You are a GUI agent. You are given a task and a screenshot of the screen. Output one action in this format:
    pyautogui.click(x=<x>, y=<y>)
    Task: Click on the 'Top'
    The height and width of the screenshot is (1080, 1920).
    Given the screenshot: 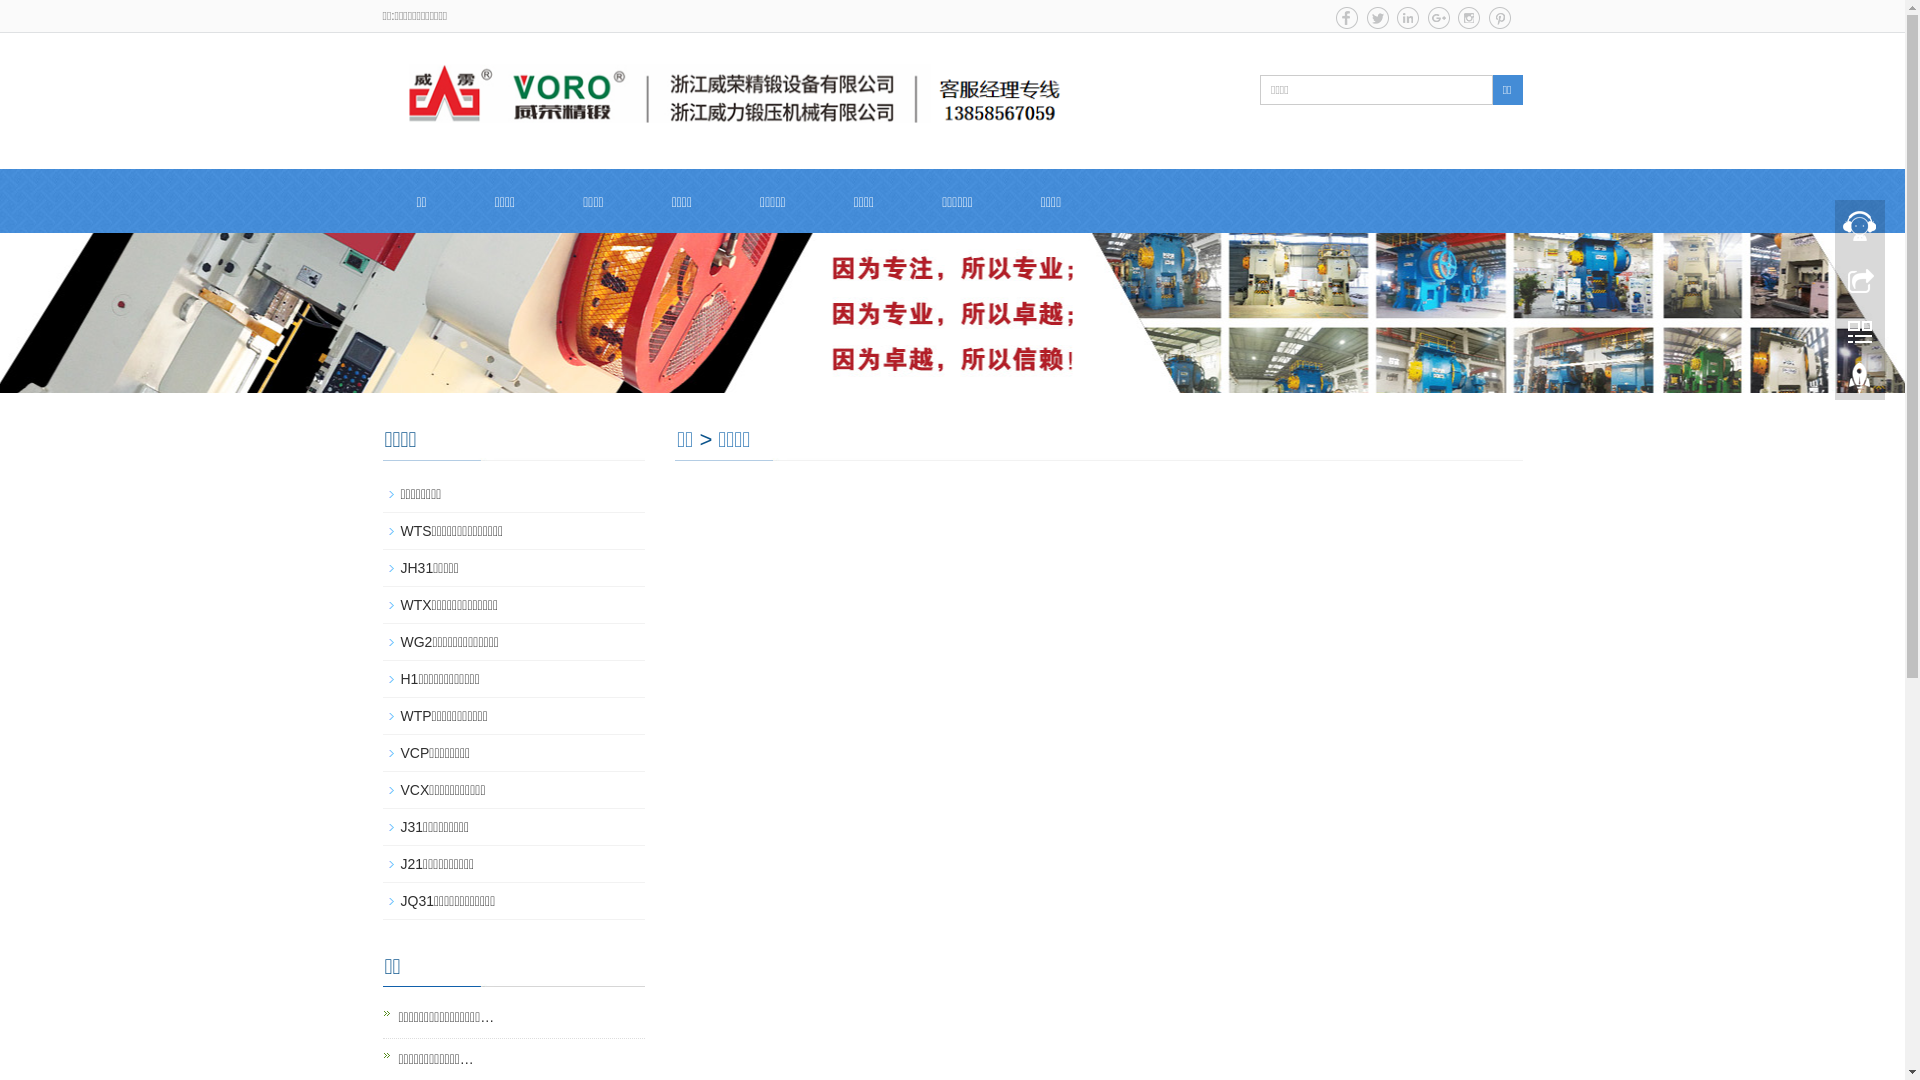 What is the action you would take?
    pyautogui.click(x=1859, y=382)
    